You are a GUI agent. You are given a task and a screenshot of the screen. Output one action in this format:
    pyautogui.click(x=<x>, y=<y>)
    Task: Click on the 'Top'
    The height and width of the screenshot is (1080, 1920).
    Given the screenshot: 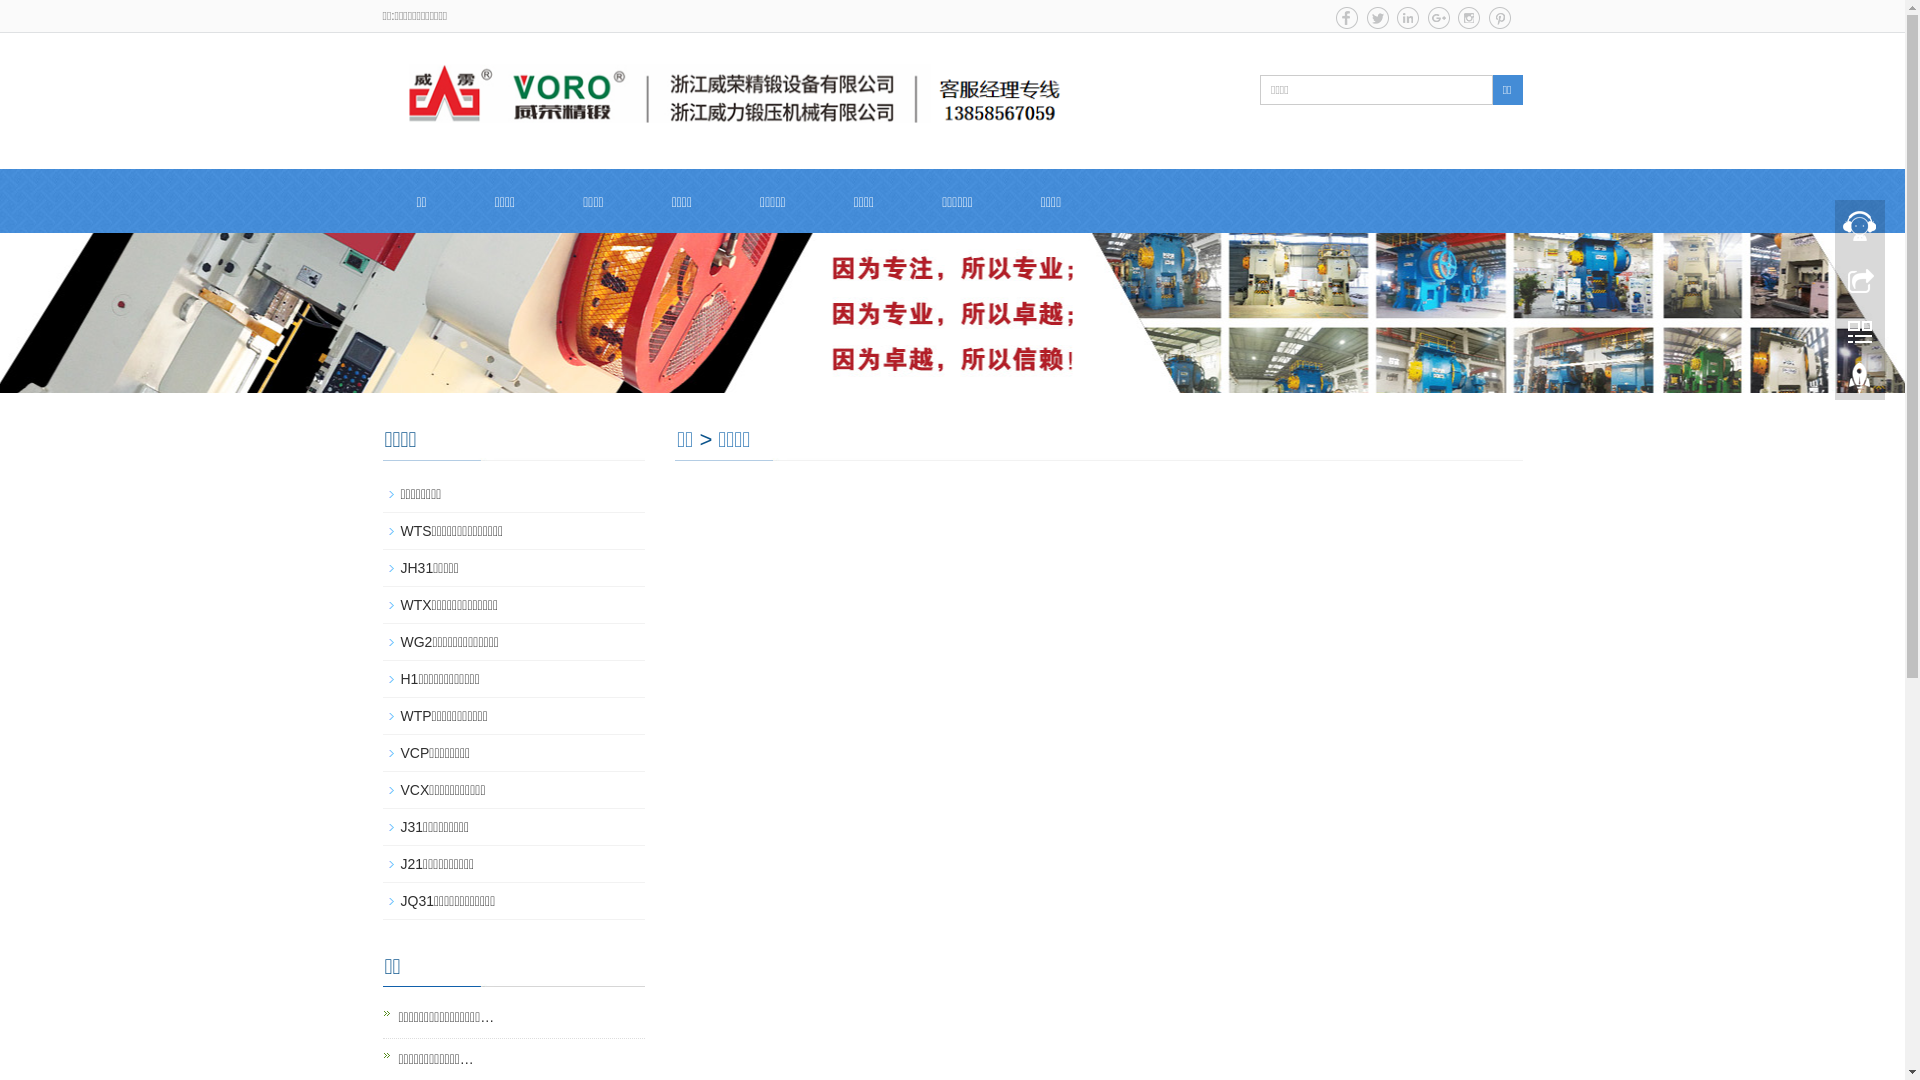 What is the action you would take?
    pyautogui.click(x=1859, y=382)
    